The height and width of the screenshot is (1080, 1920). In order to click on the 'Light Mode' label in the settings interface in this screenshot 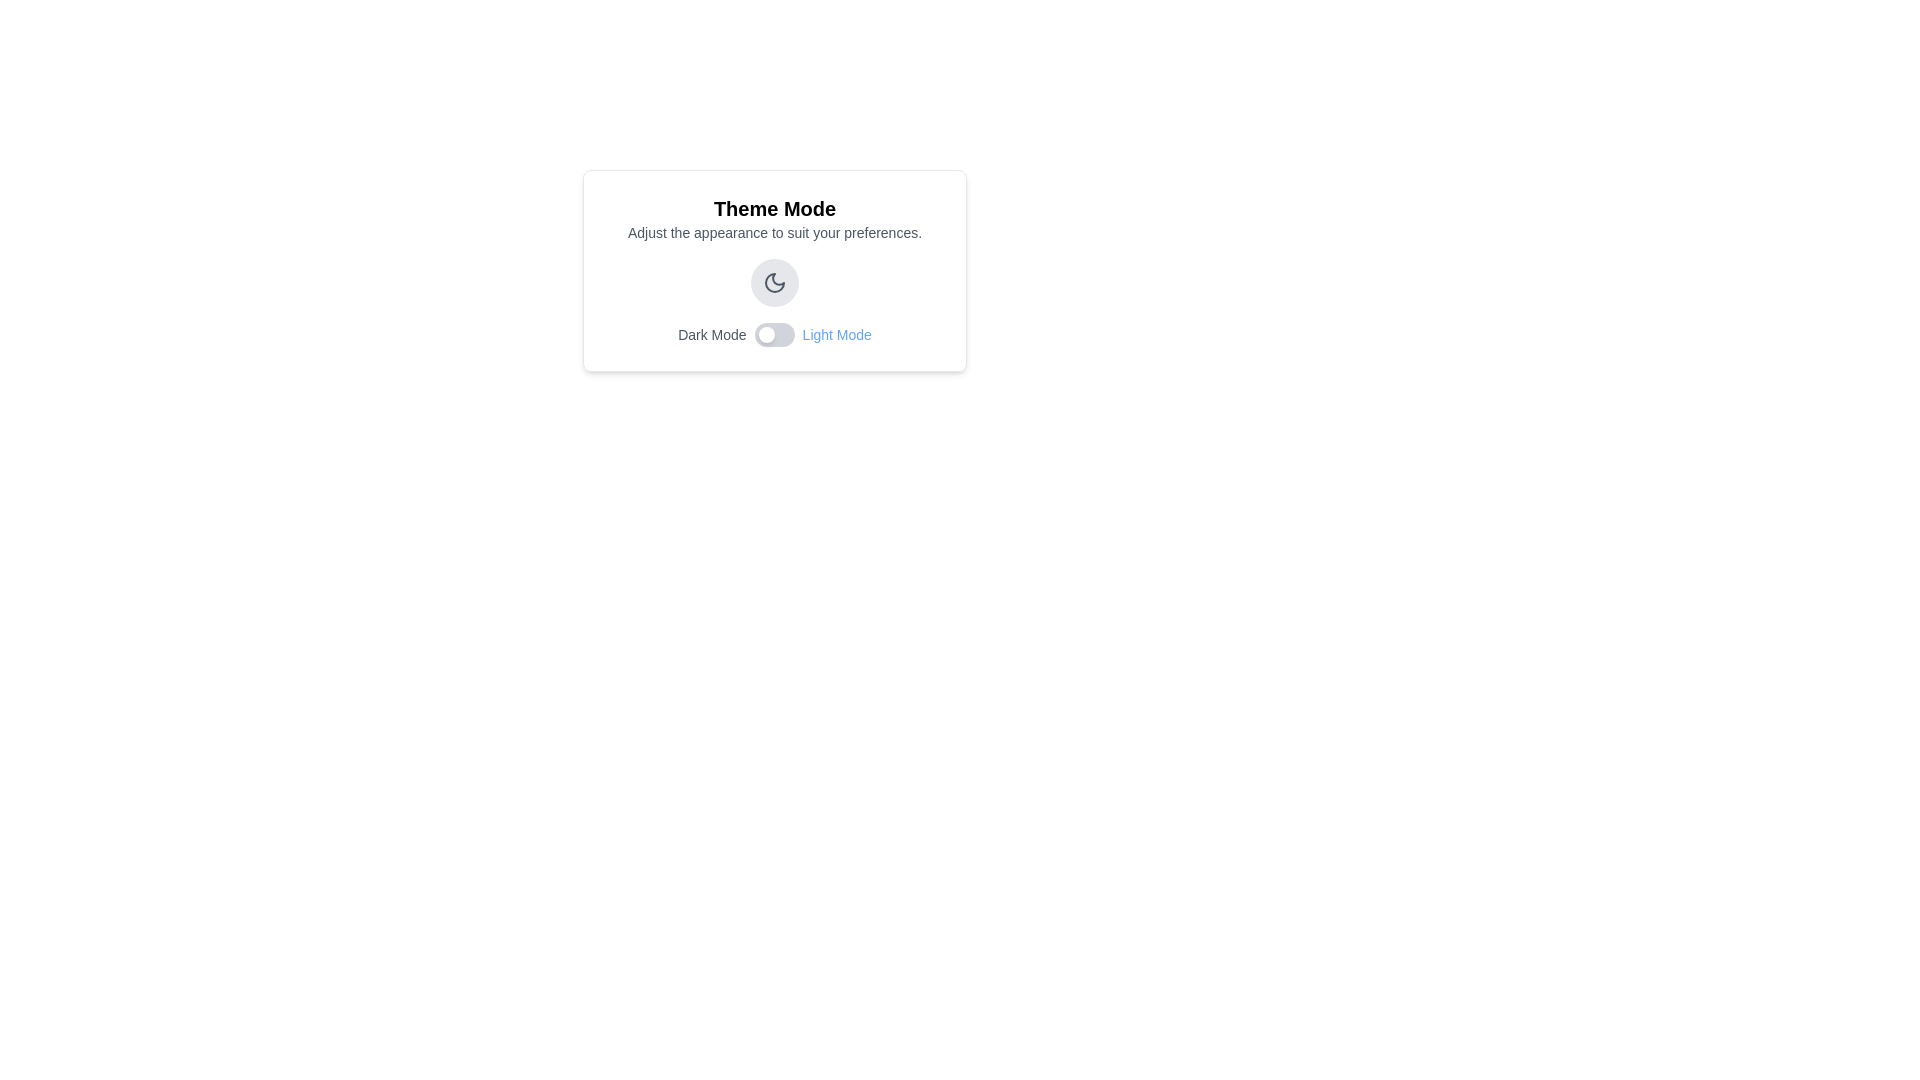, I will do `click(837, 334)`.